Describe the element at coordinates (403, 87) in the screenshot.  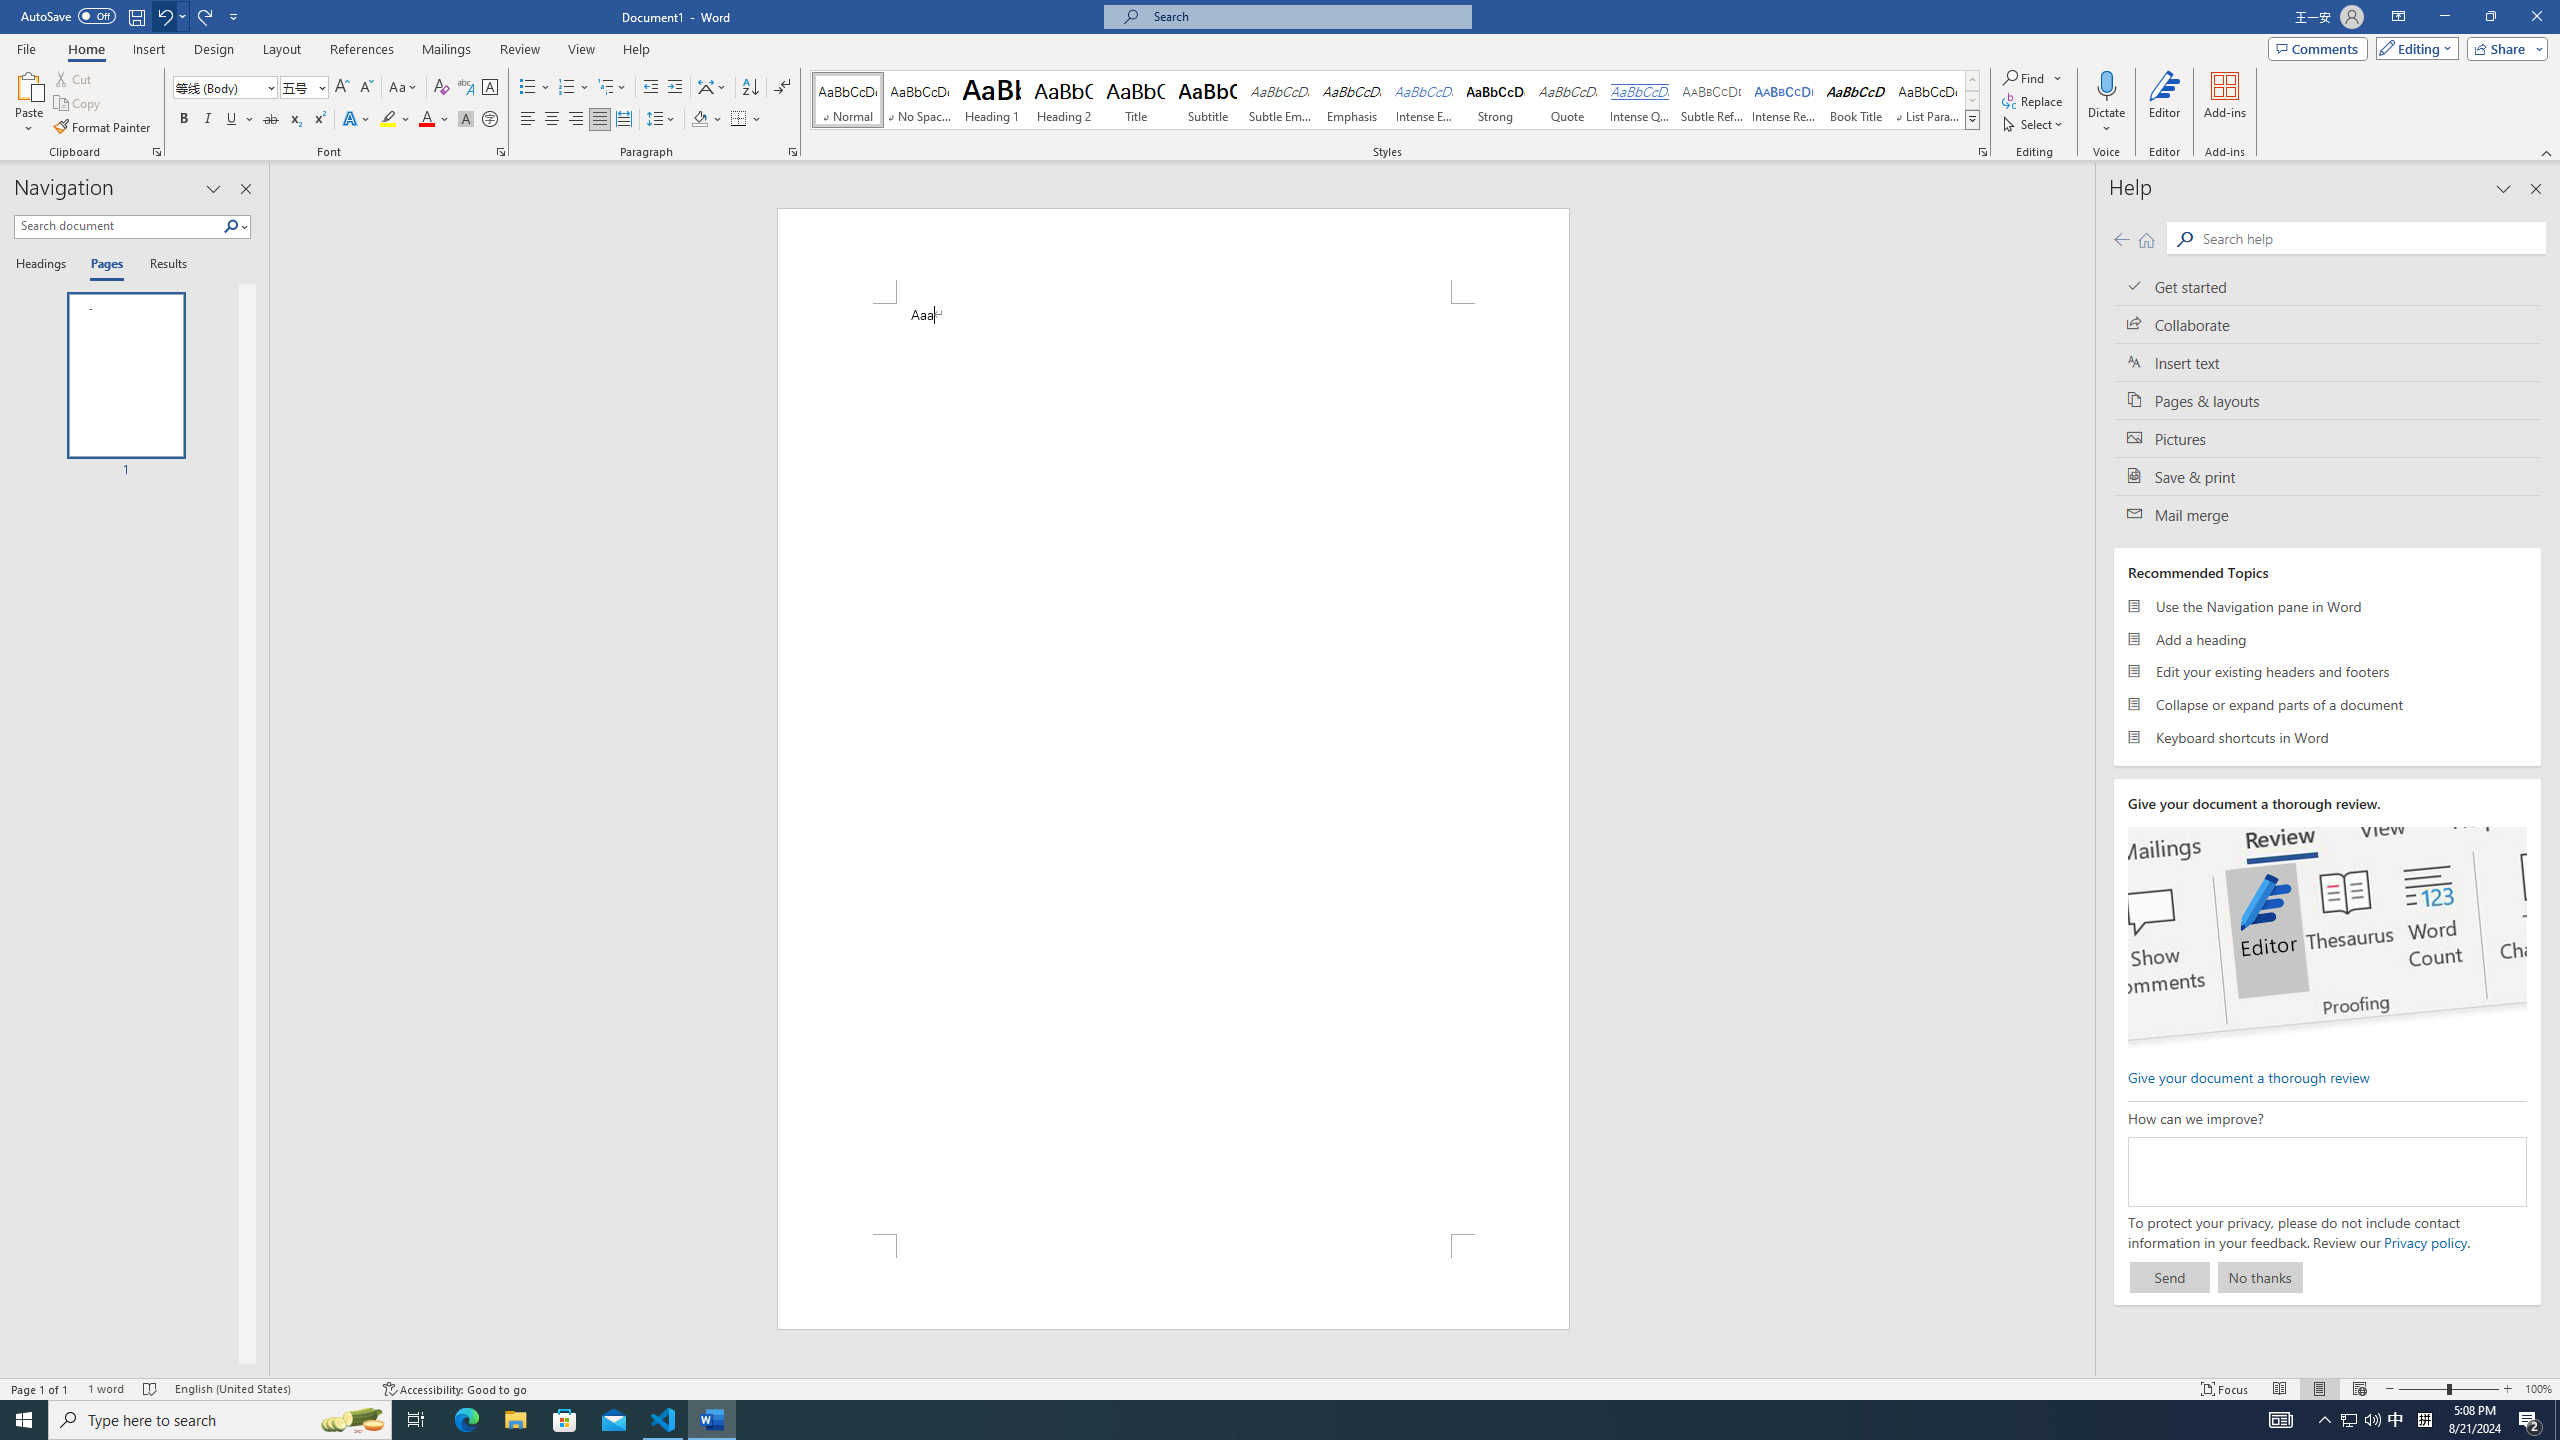
I see `'Change Case'` at that location.